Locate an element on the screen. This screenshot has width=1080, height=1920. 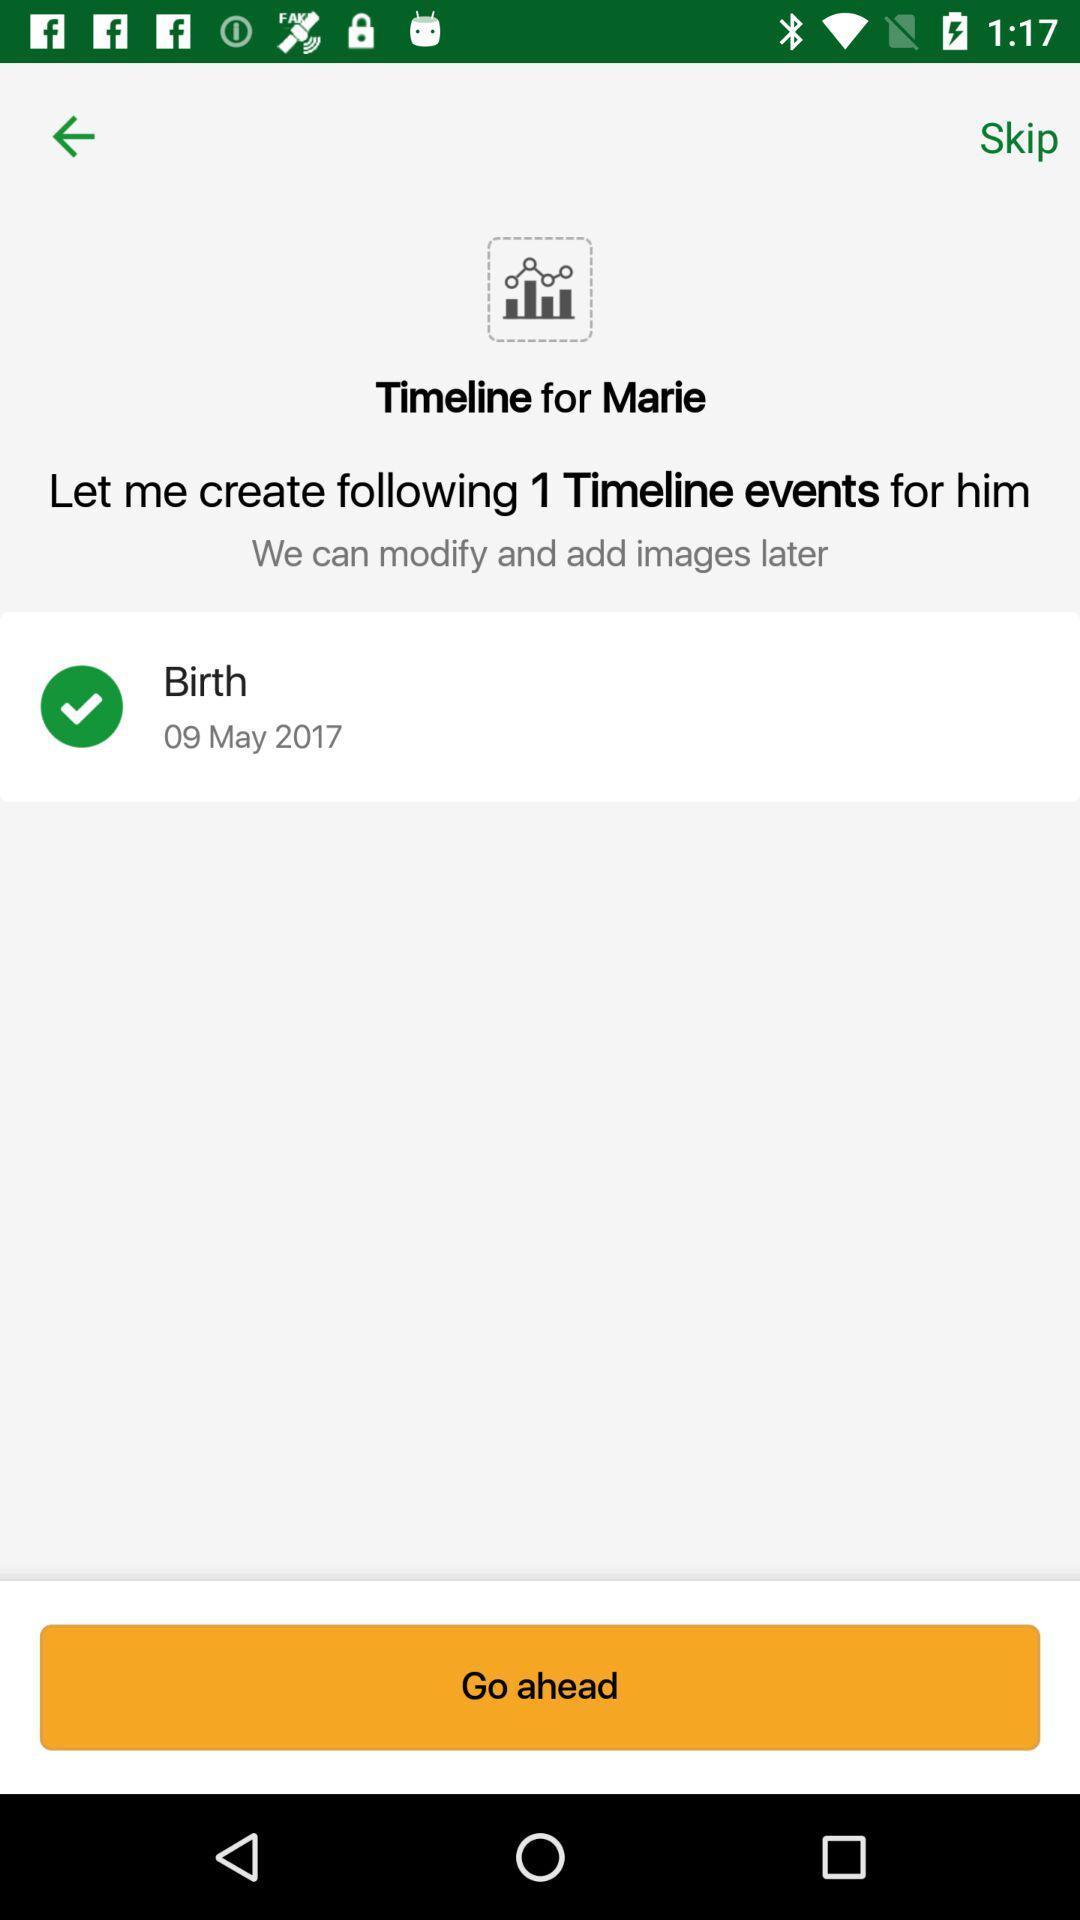
icon above the timeline for marie is located at coordinates (72, 135).